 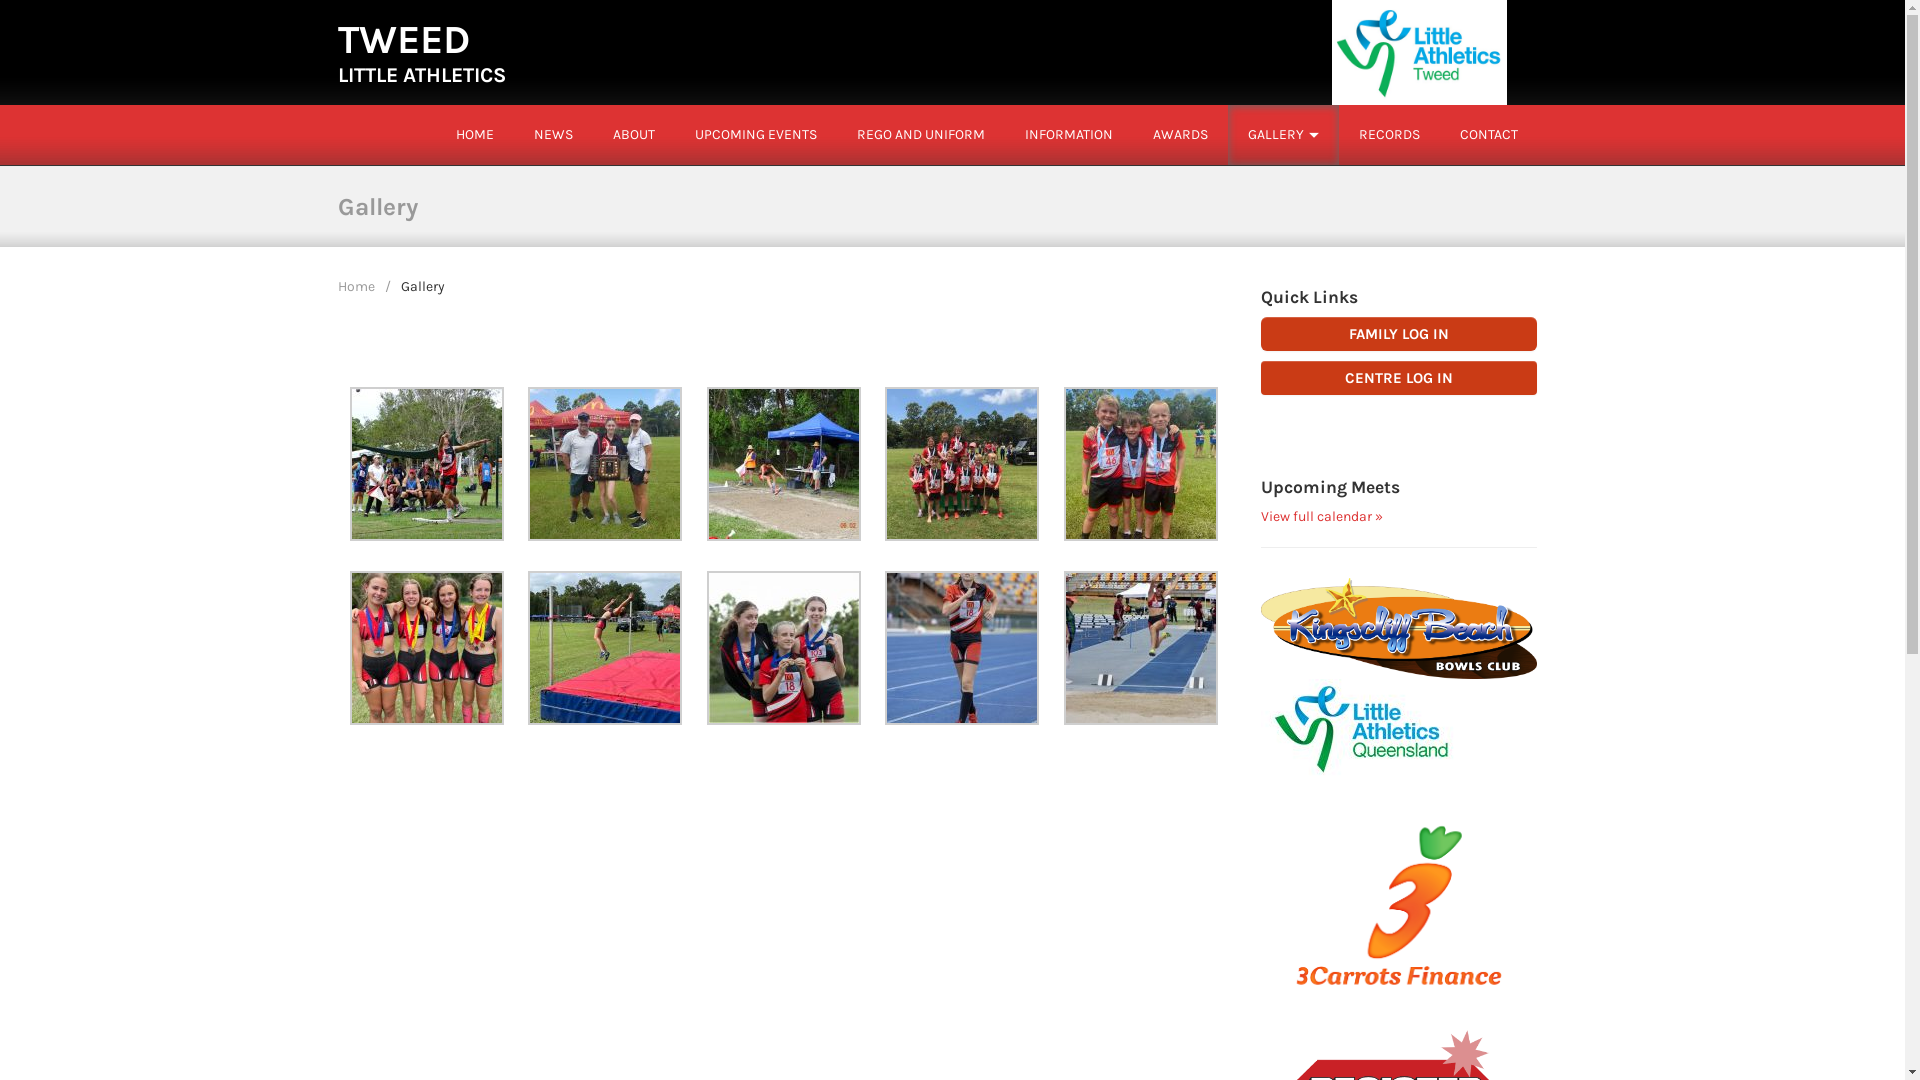 What do you see at coordinates (1387, 134) in the screenshot?
I see `'RECORDS'` at bounding box center [1387, 134].